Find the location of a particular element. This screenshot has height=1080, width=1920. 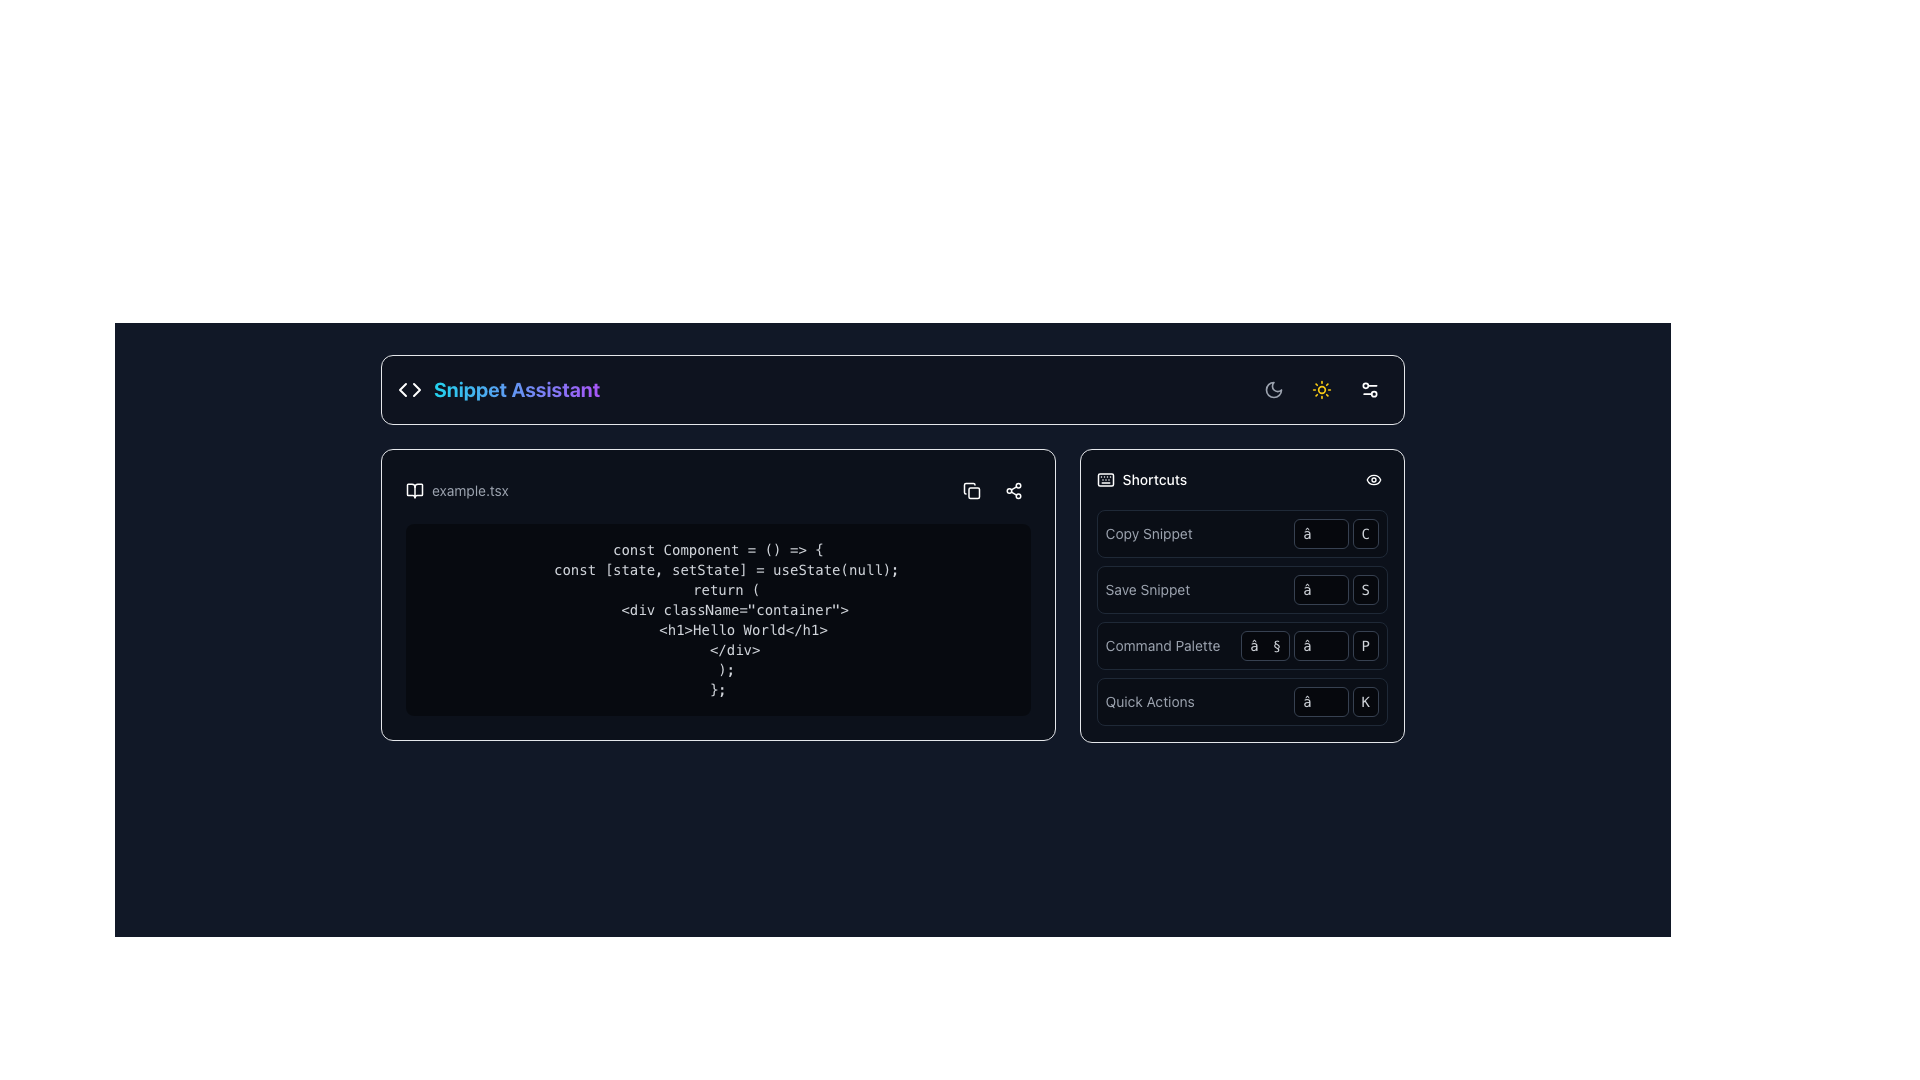

the non-interactive text label that reads 'Save Snippet', which is positioned beneath 'Copy Snippet' and above 'Command Palette' in the right panel of shortcut options is located at coordinates (1147, 589).